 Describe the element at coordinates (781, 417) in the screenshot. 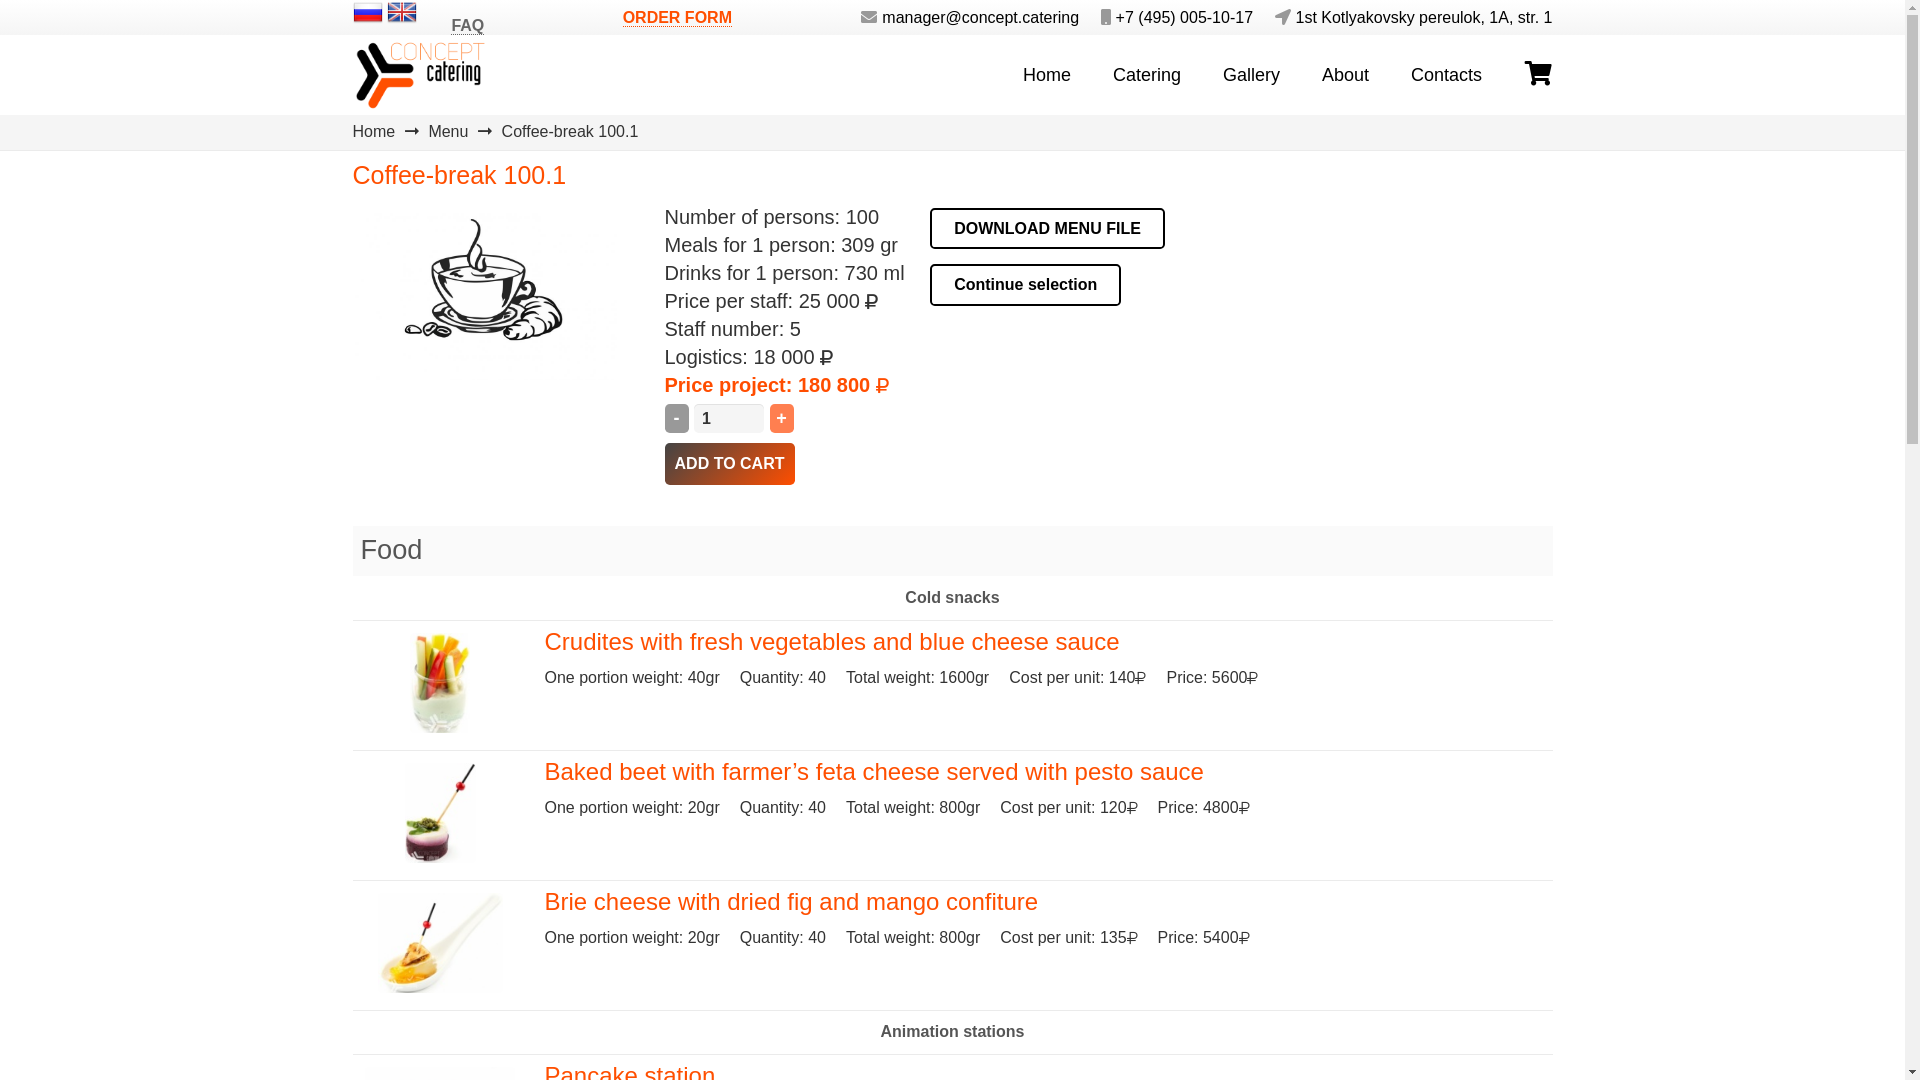

I see `'+'` at that location.